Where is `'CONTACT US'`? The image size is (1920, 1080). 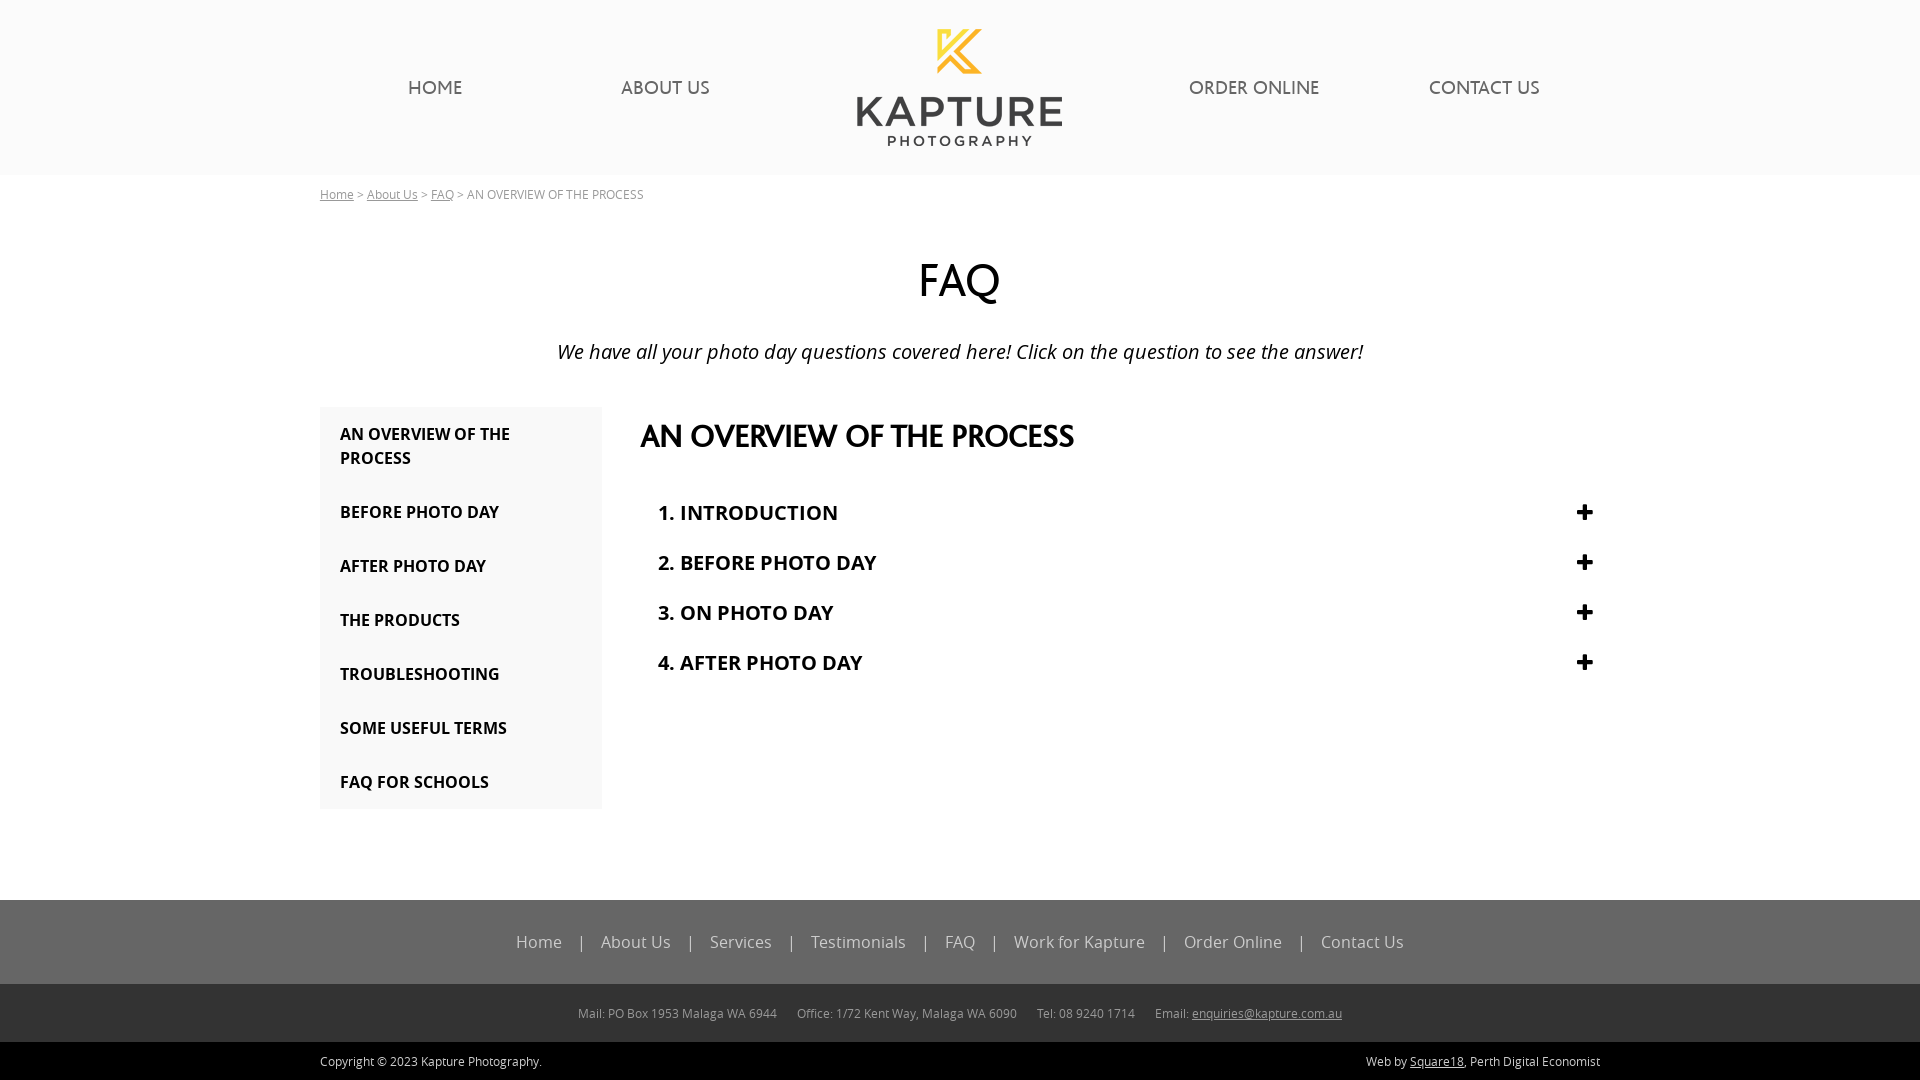
'CONTACT US' is located at coordinates (1484, 86).